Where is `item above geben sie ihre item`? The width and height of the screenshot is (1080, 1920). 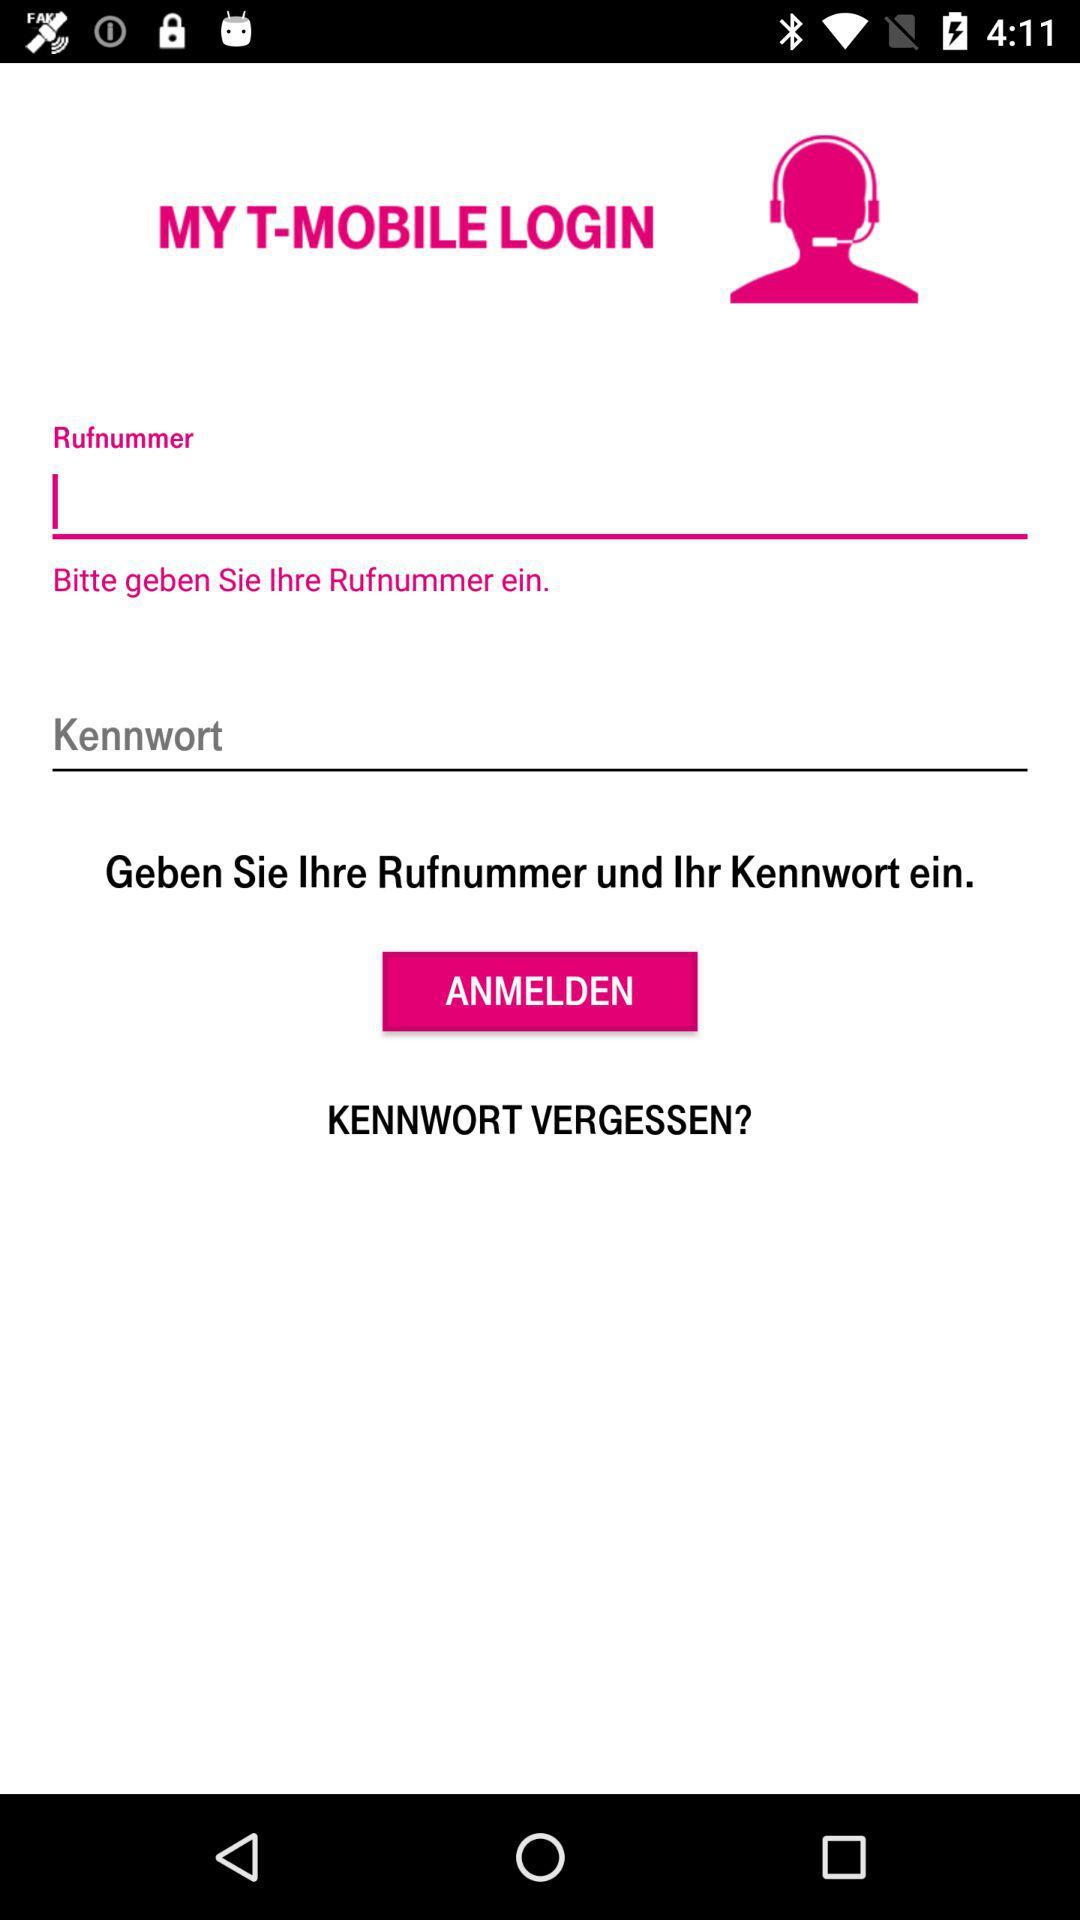
item above geben sie ihre item is located at coordinates (540, 736).